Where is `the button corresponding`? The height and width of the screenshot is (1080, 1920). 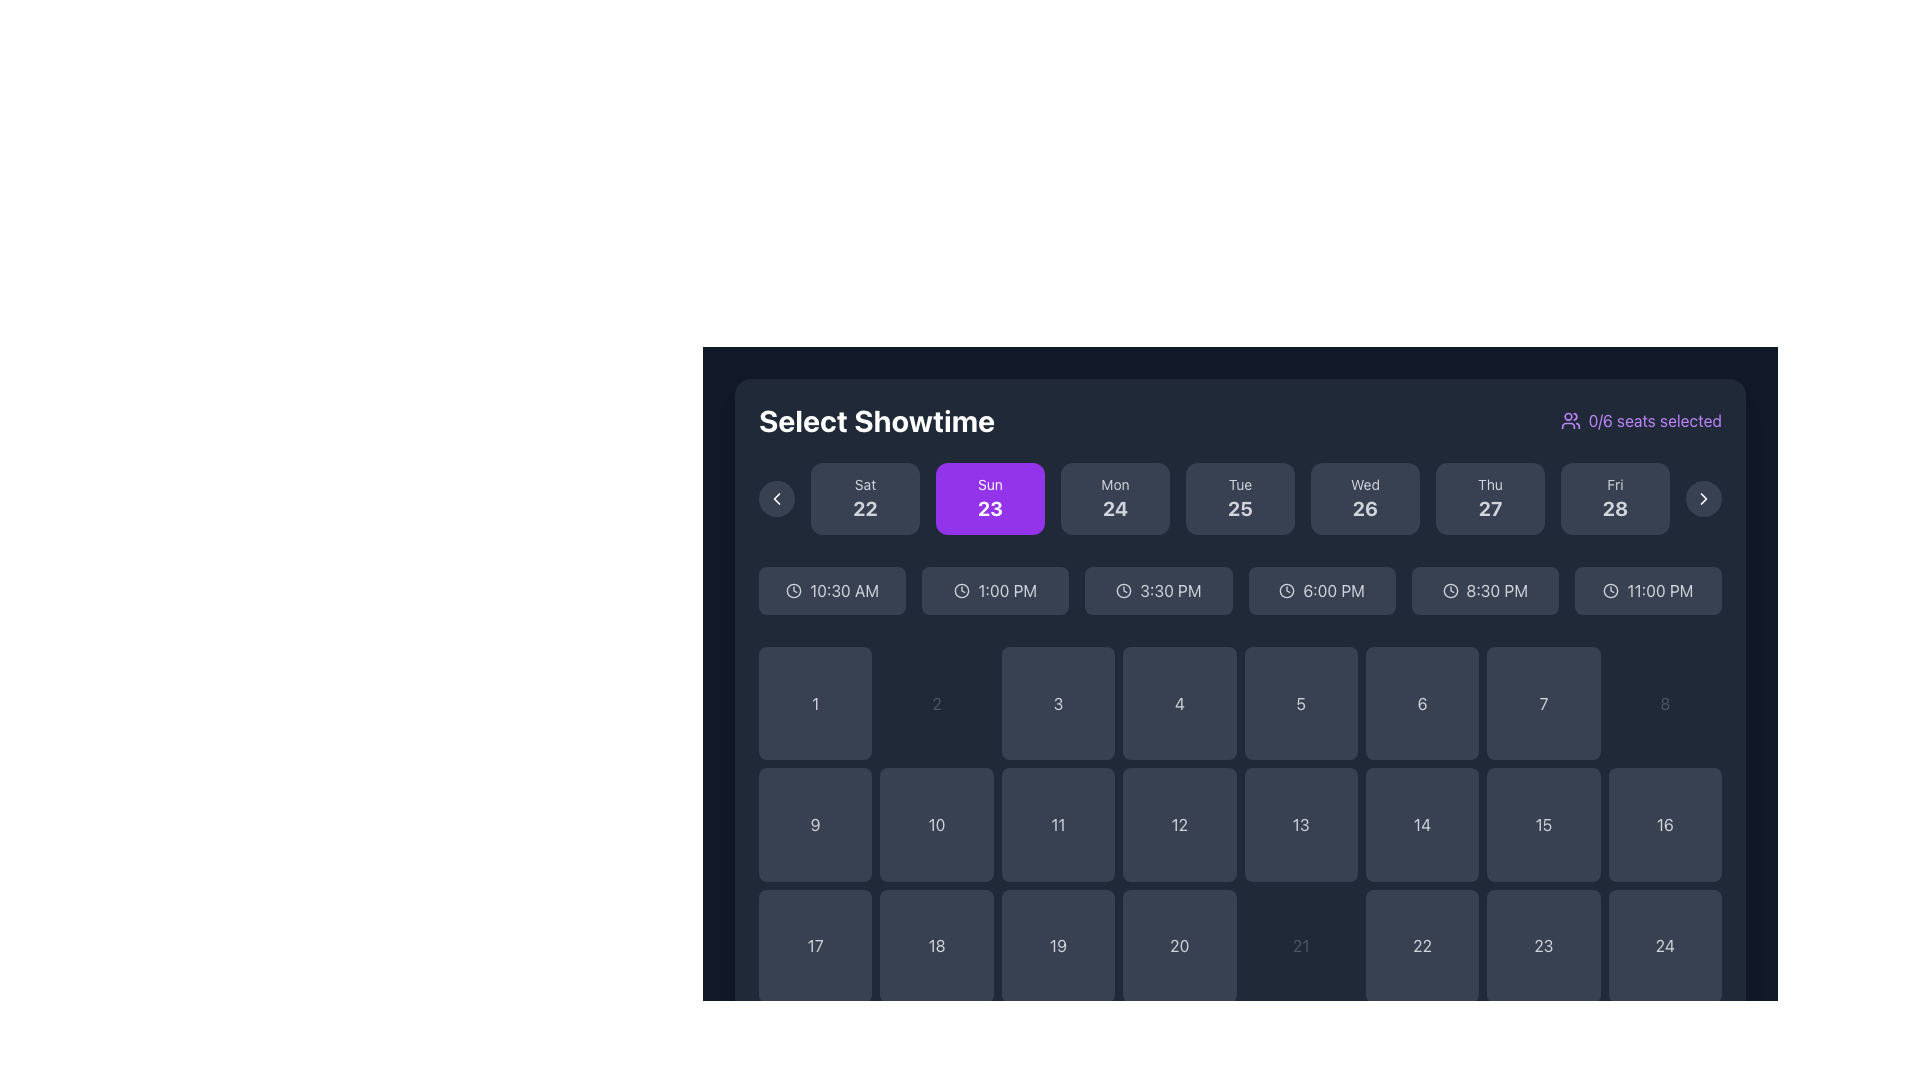
the button corresponding is located at coordinates (1542, 945).